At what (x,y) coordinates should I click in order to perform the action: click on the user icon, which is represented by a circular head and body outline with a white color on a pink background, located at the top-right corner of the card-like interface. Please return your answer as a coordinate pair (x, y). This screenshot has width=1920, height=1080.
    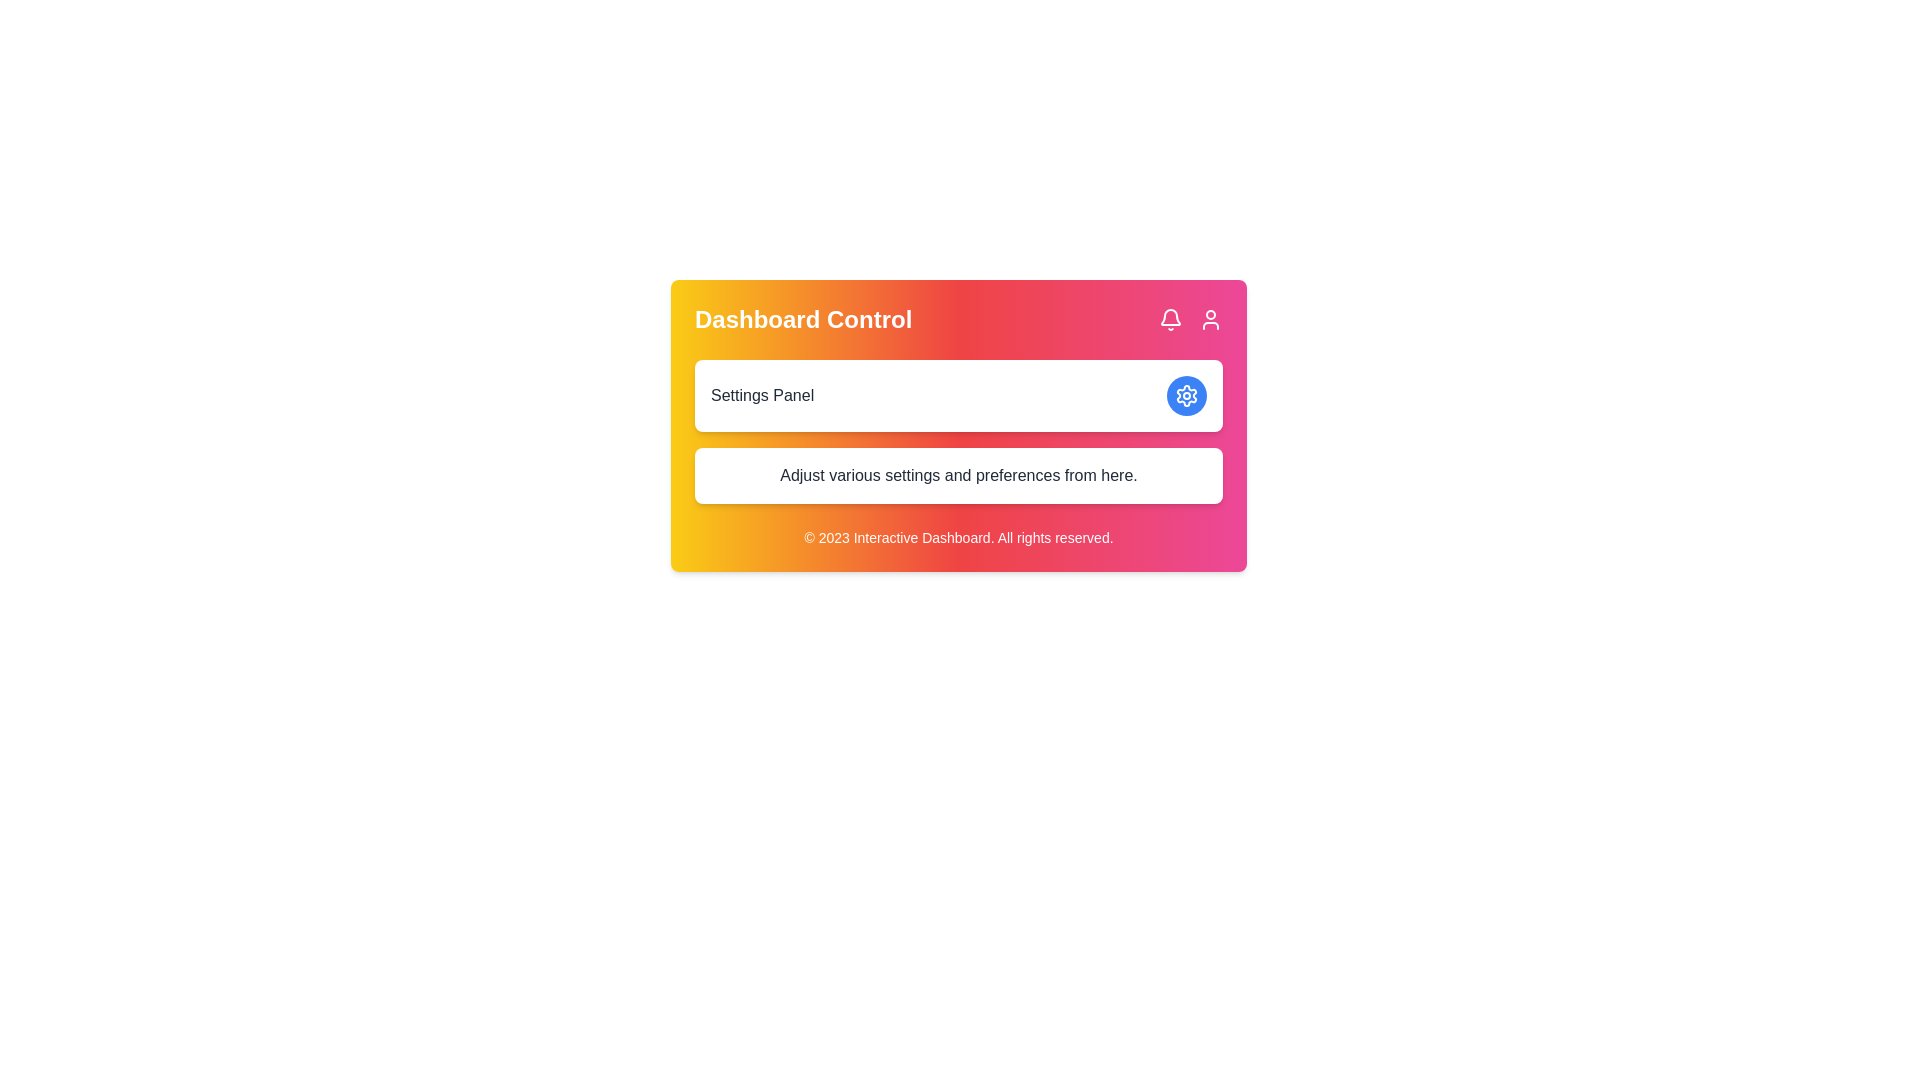
    Looking at the image, I should click on (1209, 319).